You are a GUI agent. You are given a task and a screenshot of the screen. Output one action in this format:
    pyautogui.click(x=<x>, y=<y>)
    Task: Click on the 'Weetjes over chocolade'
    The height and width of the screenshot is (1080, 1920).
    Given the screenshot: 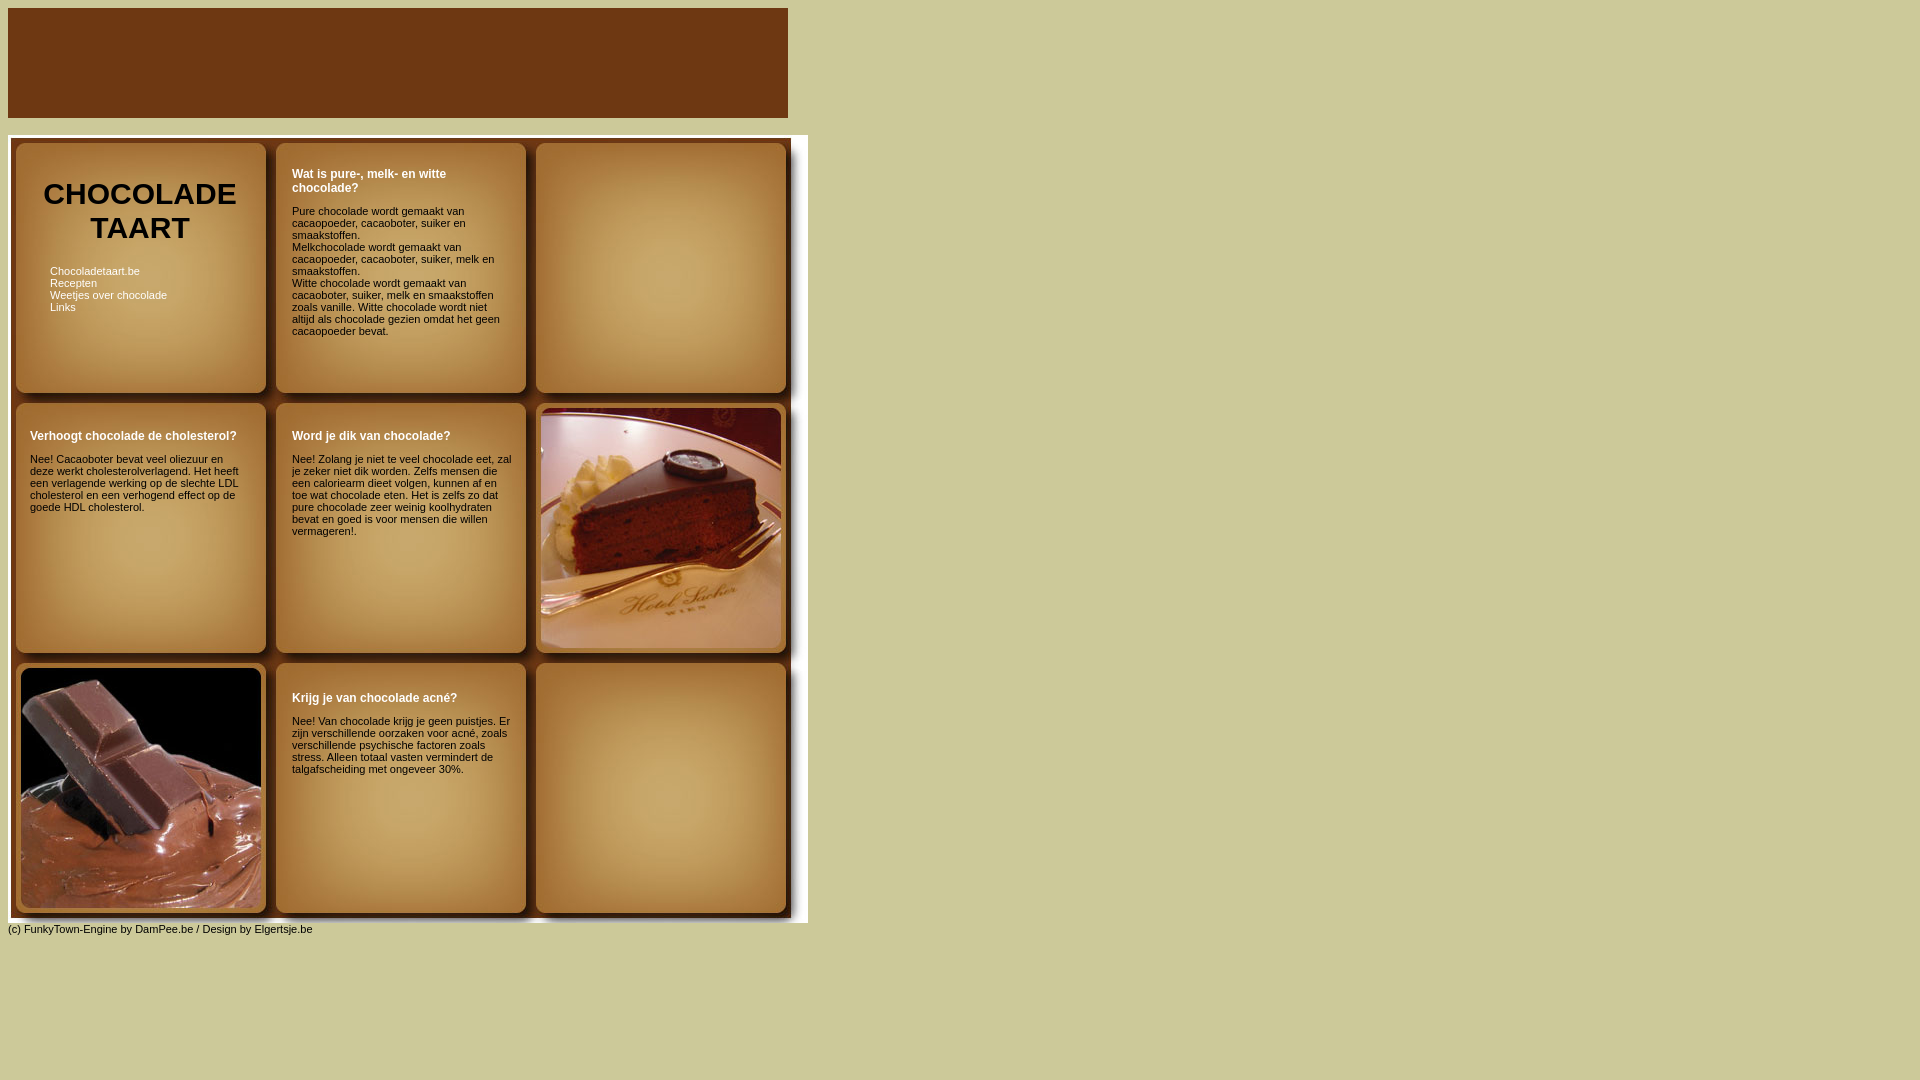 What is the action you would take?
    pyautogui.click(x=107, y=294)
    